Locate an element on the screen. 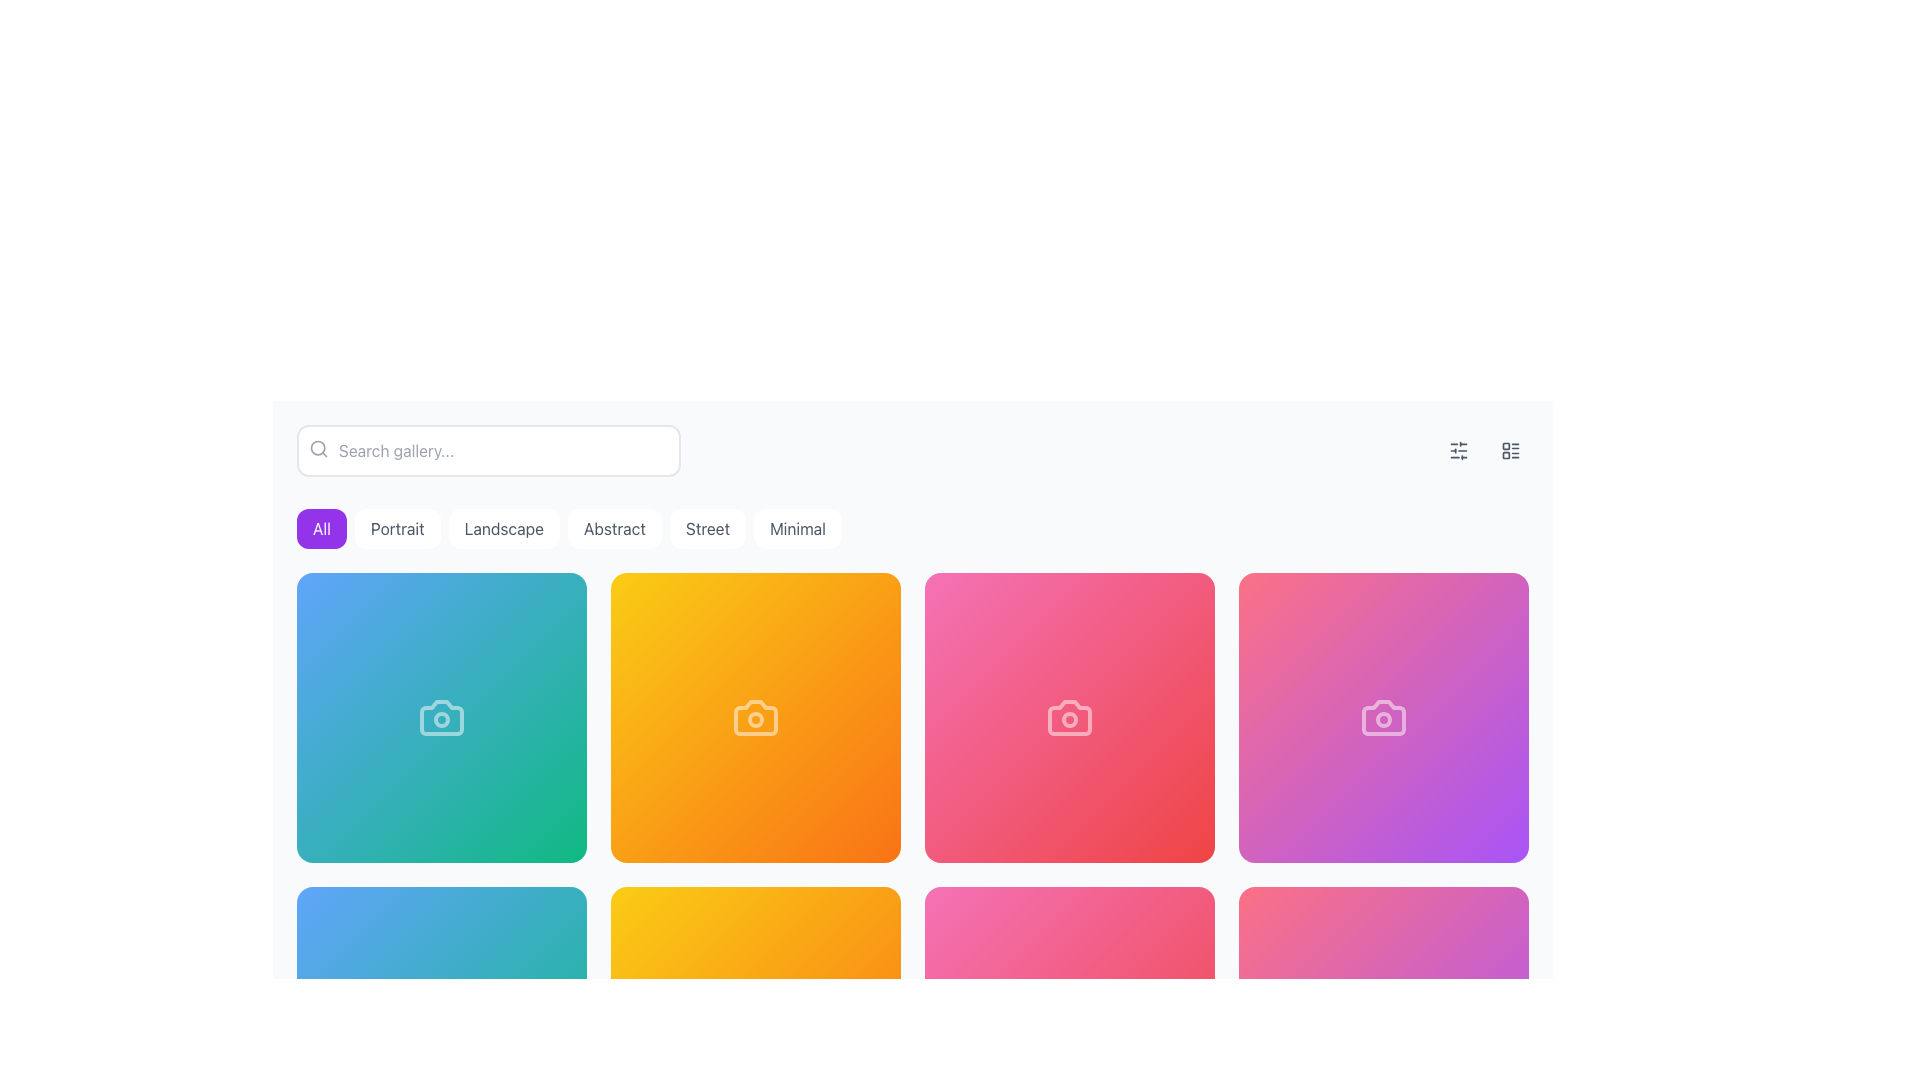 The image size is (1920, 1080). the 'Street' category selector button, which is the fifth button in a group of six category buttons above the gallery grid is located at coordinates (708, 527).